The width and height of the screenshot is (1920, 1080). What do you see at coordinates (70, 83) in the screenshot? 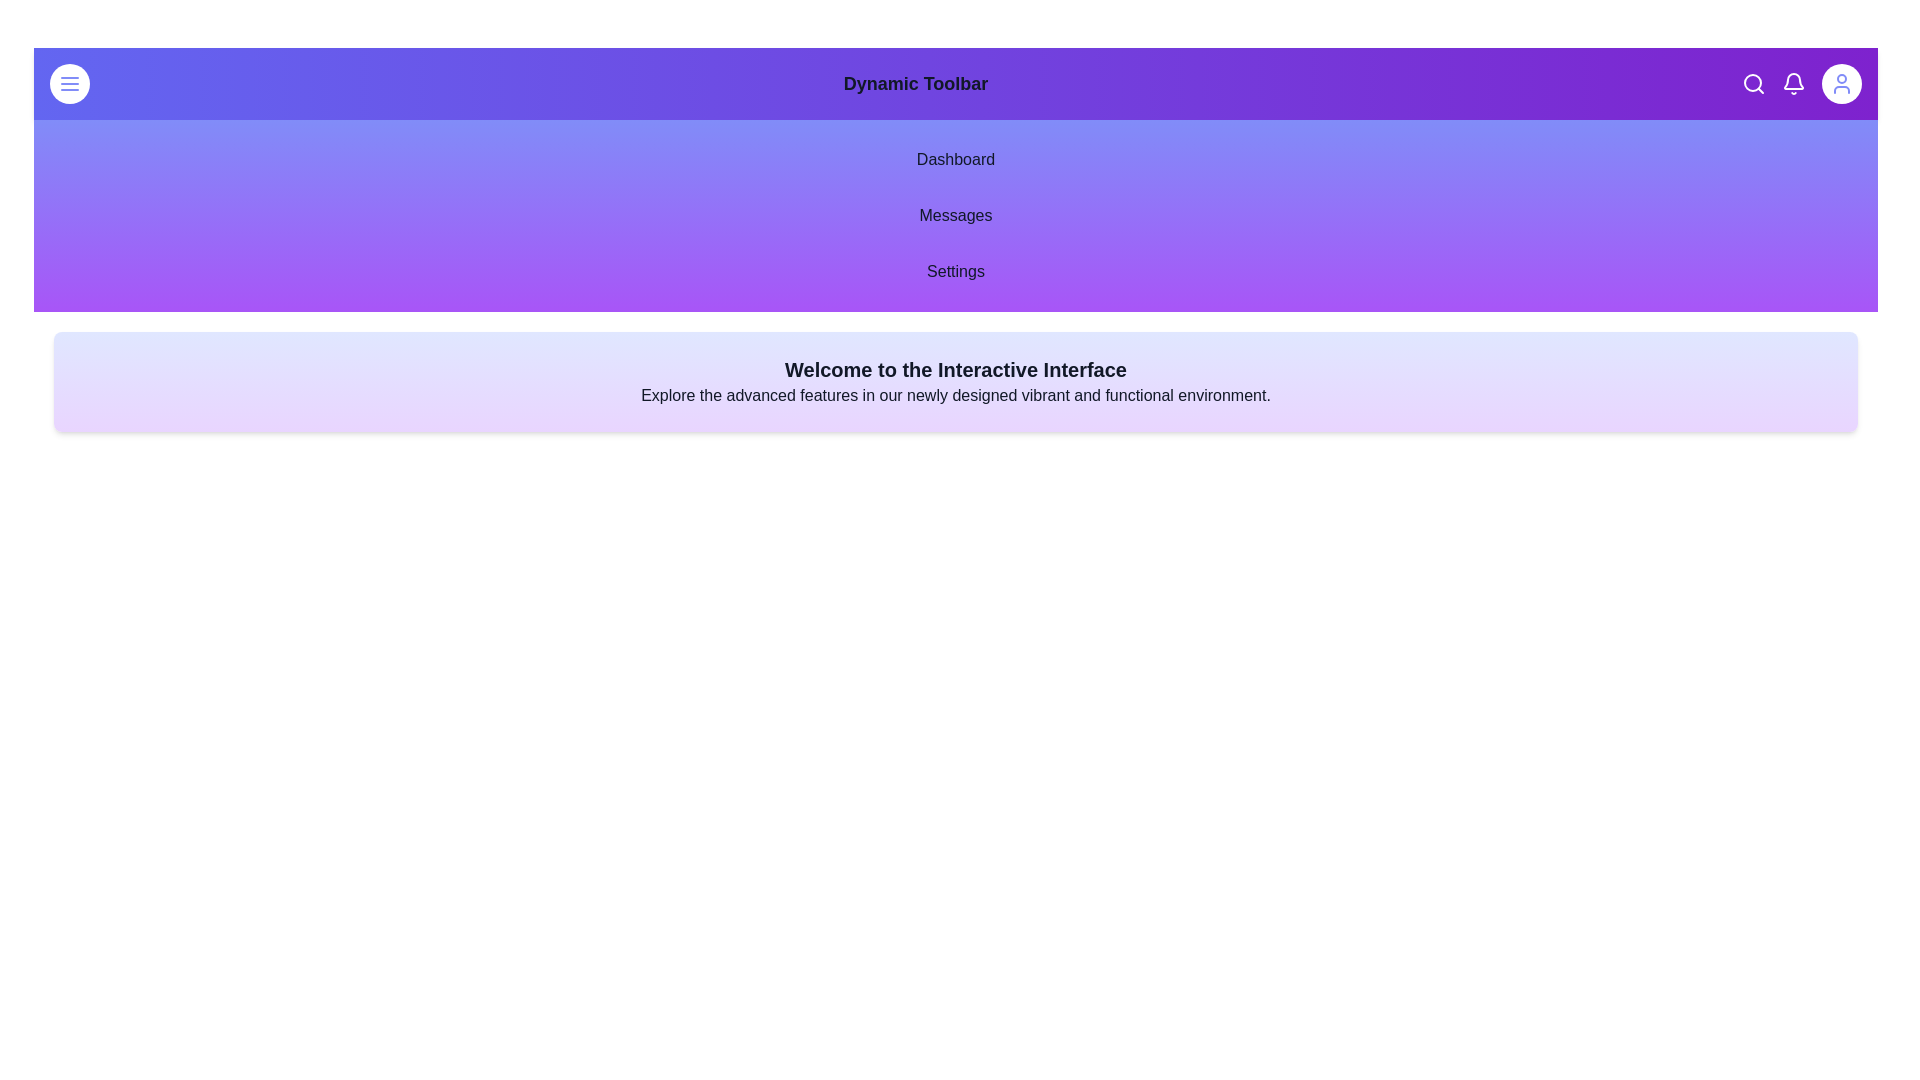
I see `the menu button to toggle the menu visibility` at bounding box center [70, 83].